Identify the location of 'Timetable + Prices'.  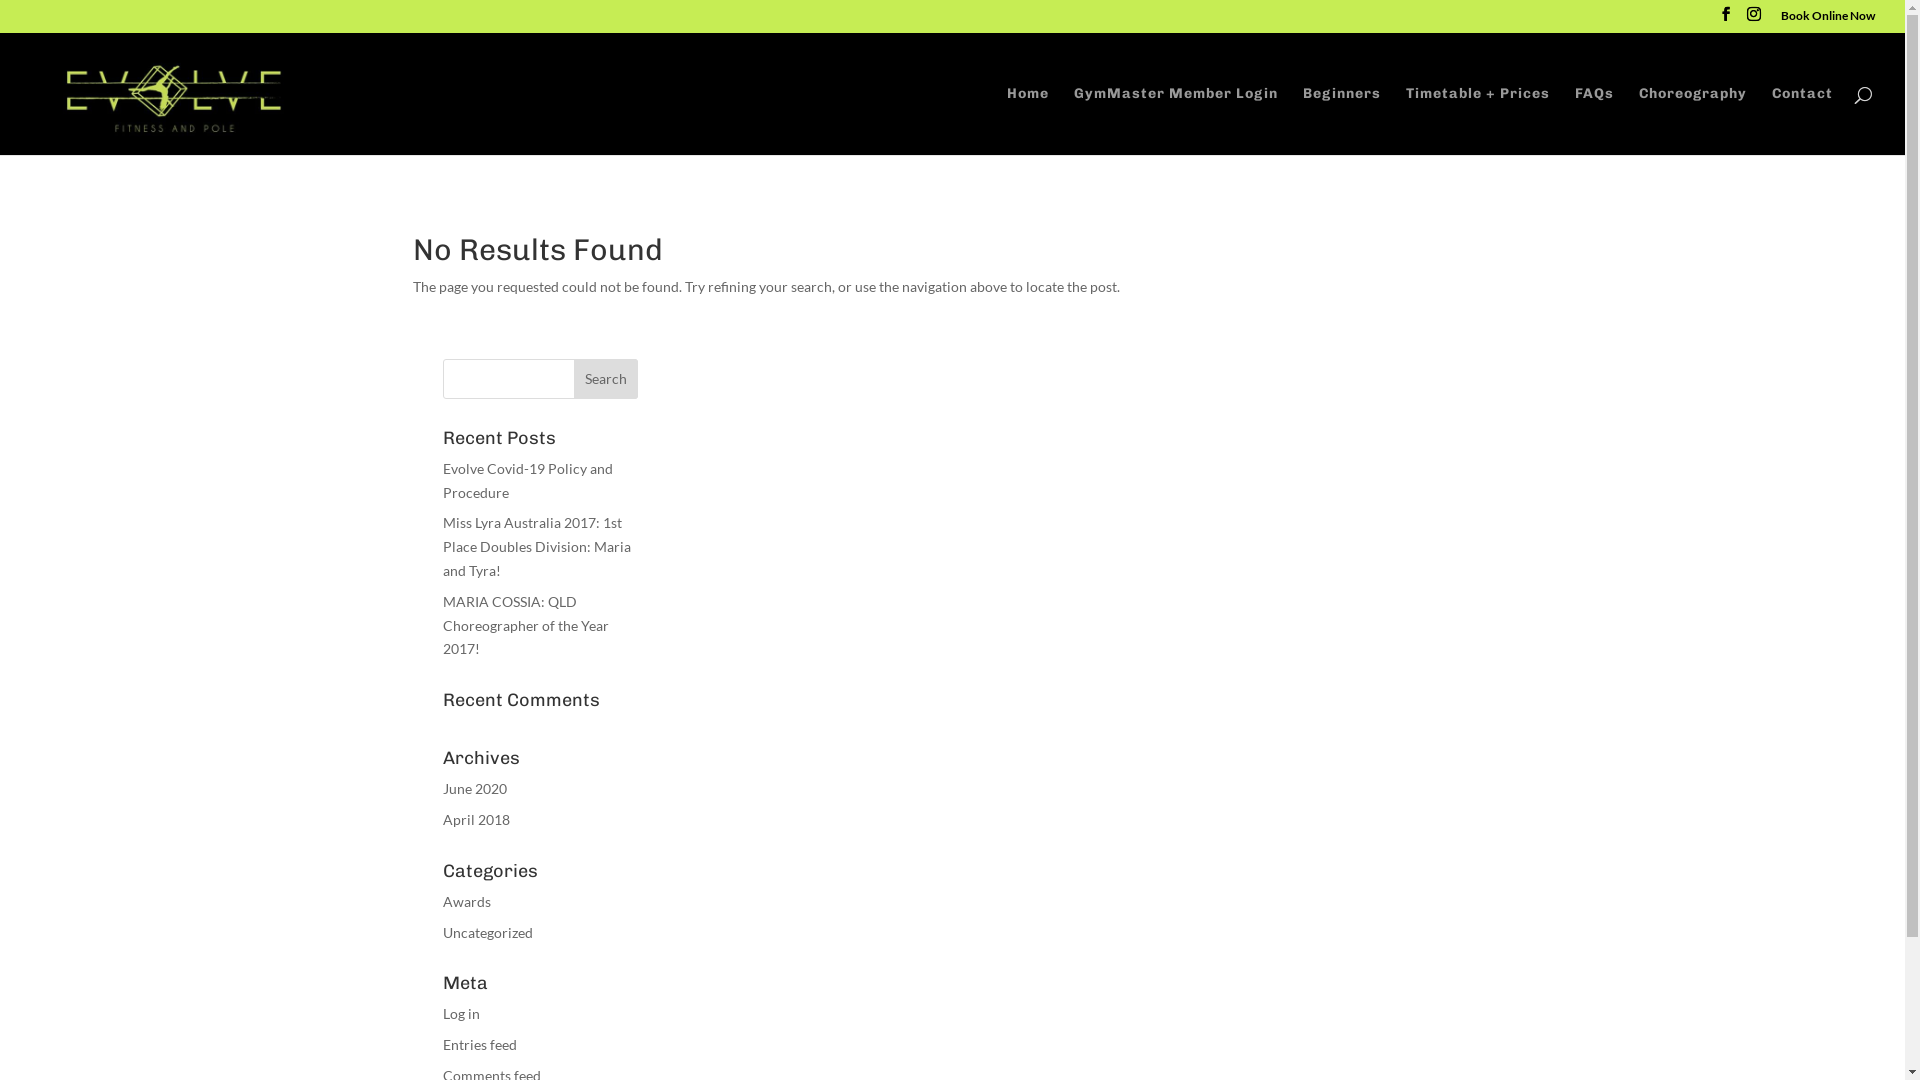
(1478, 119).